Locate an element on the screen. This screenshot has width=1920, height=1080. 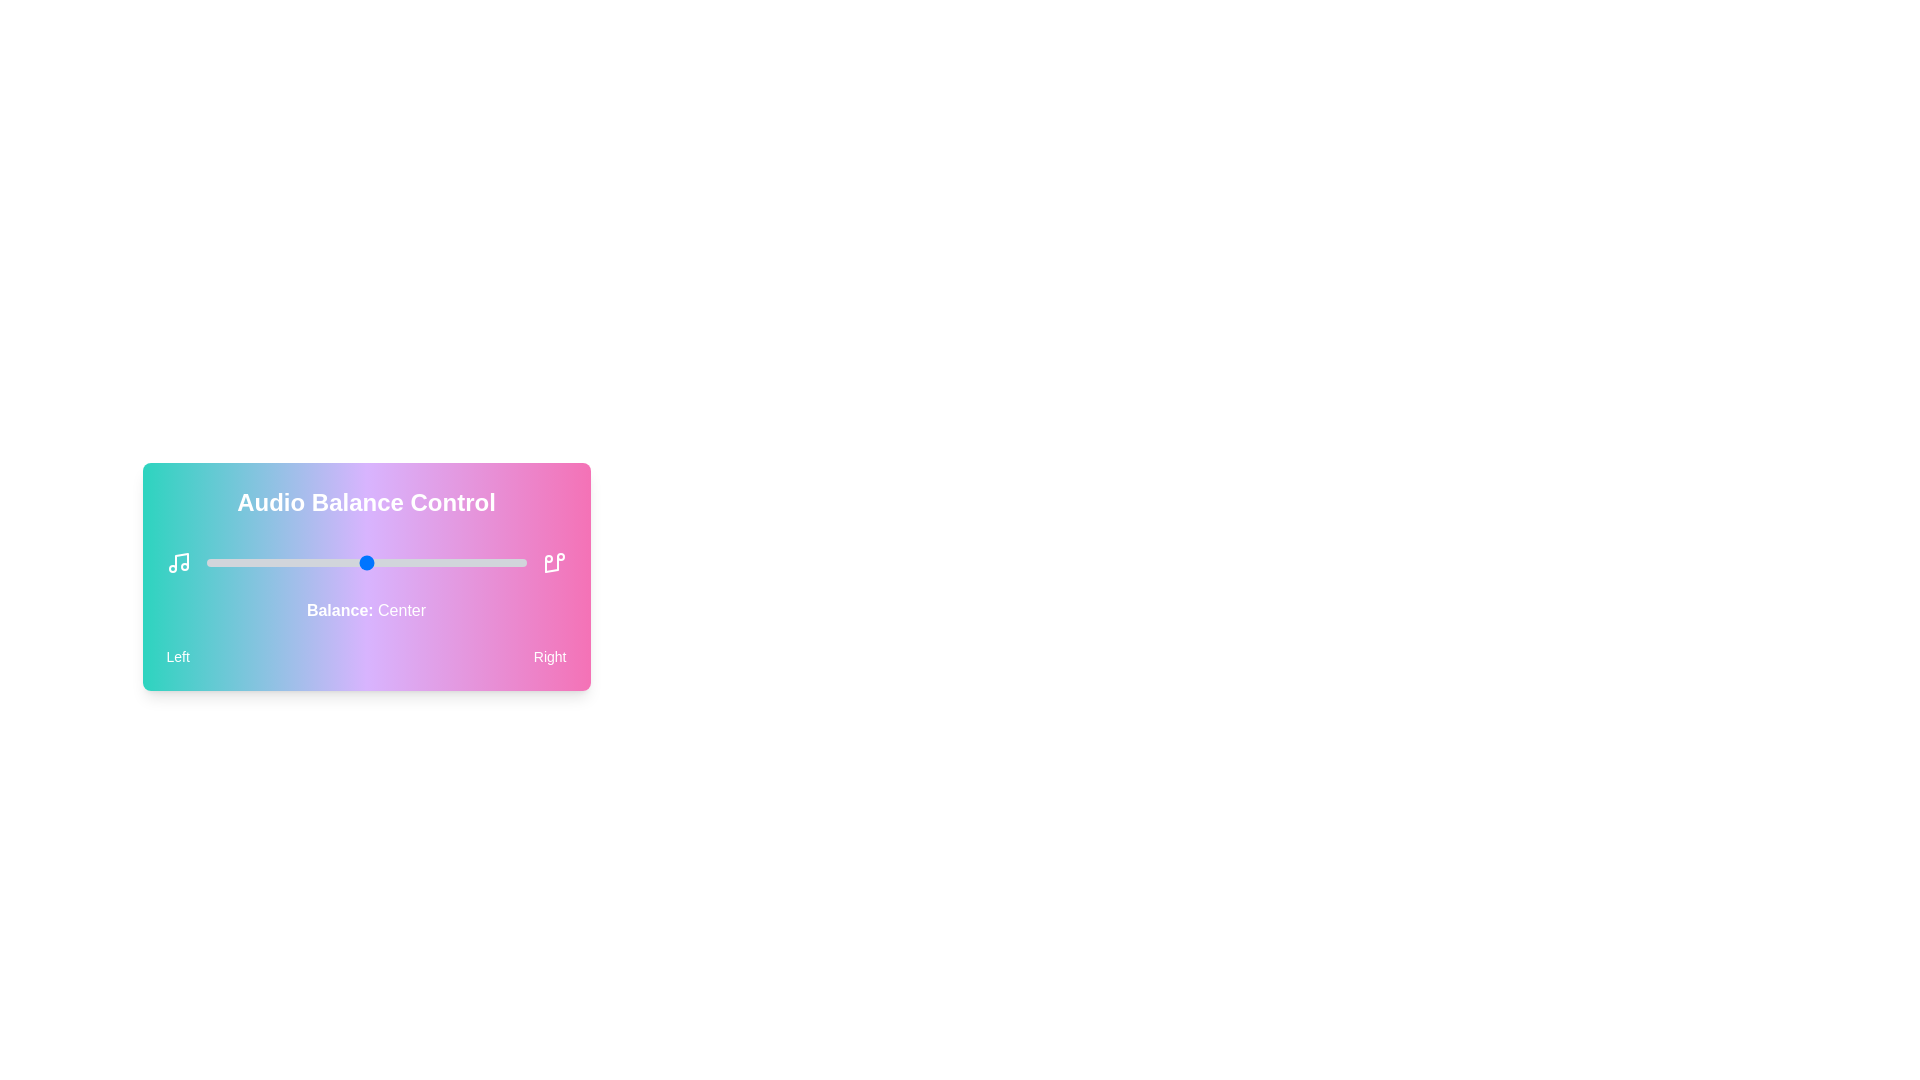
the audio balance slider to 40 percent is located at coordinates (334, 563).